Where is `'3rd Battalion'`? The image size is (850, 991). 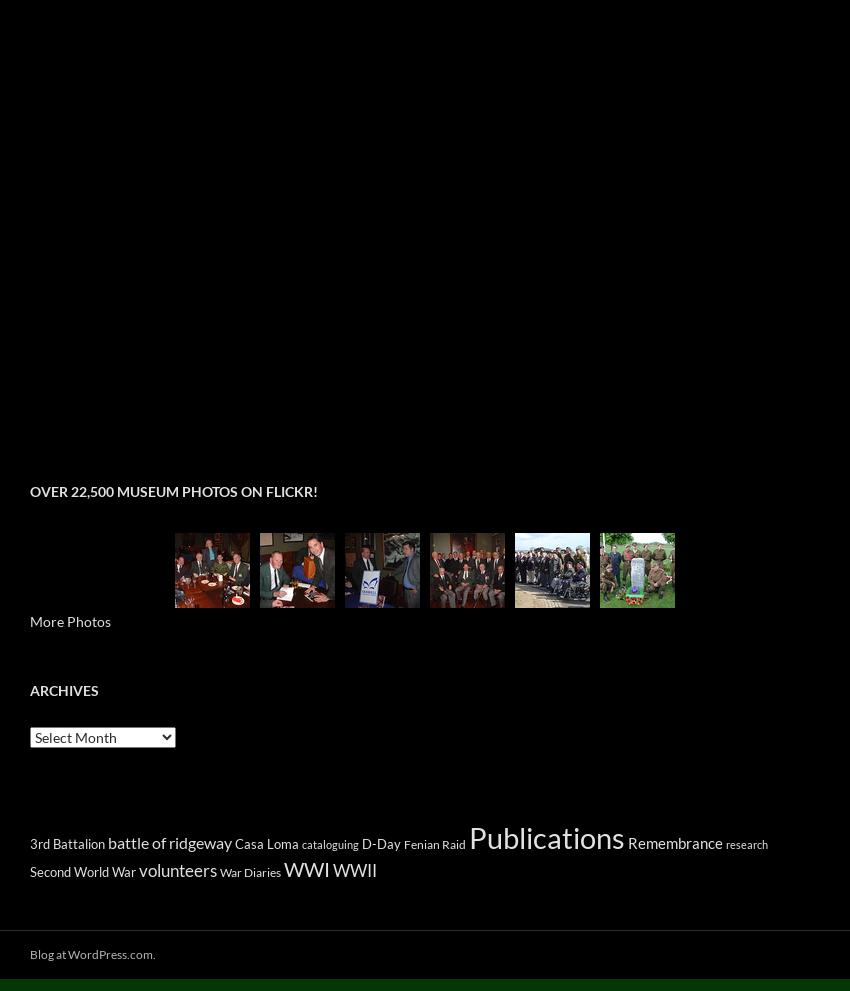
'3rd Battalion' is located at coordinates (67, 843).